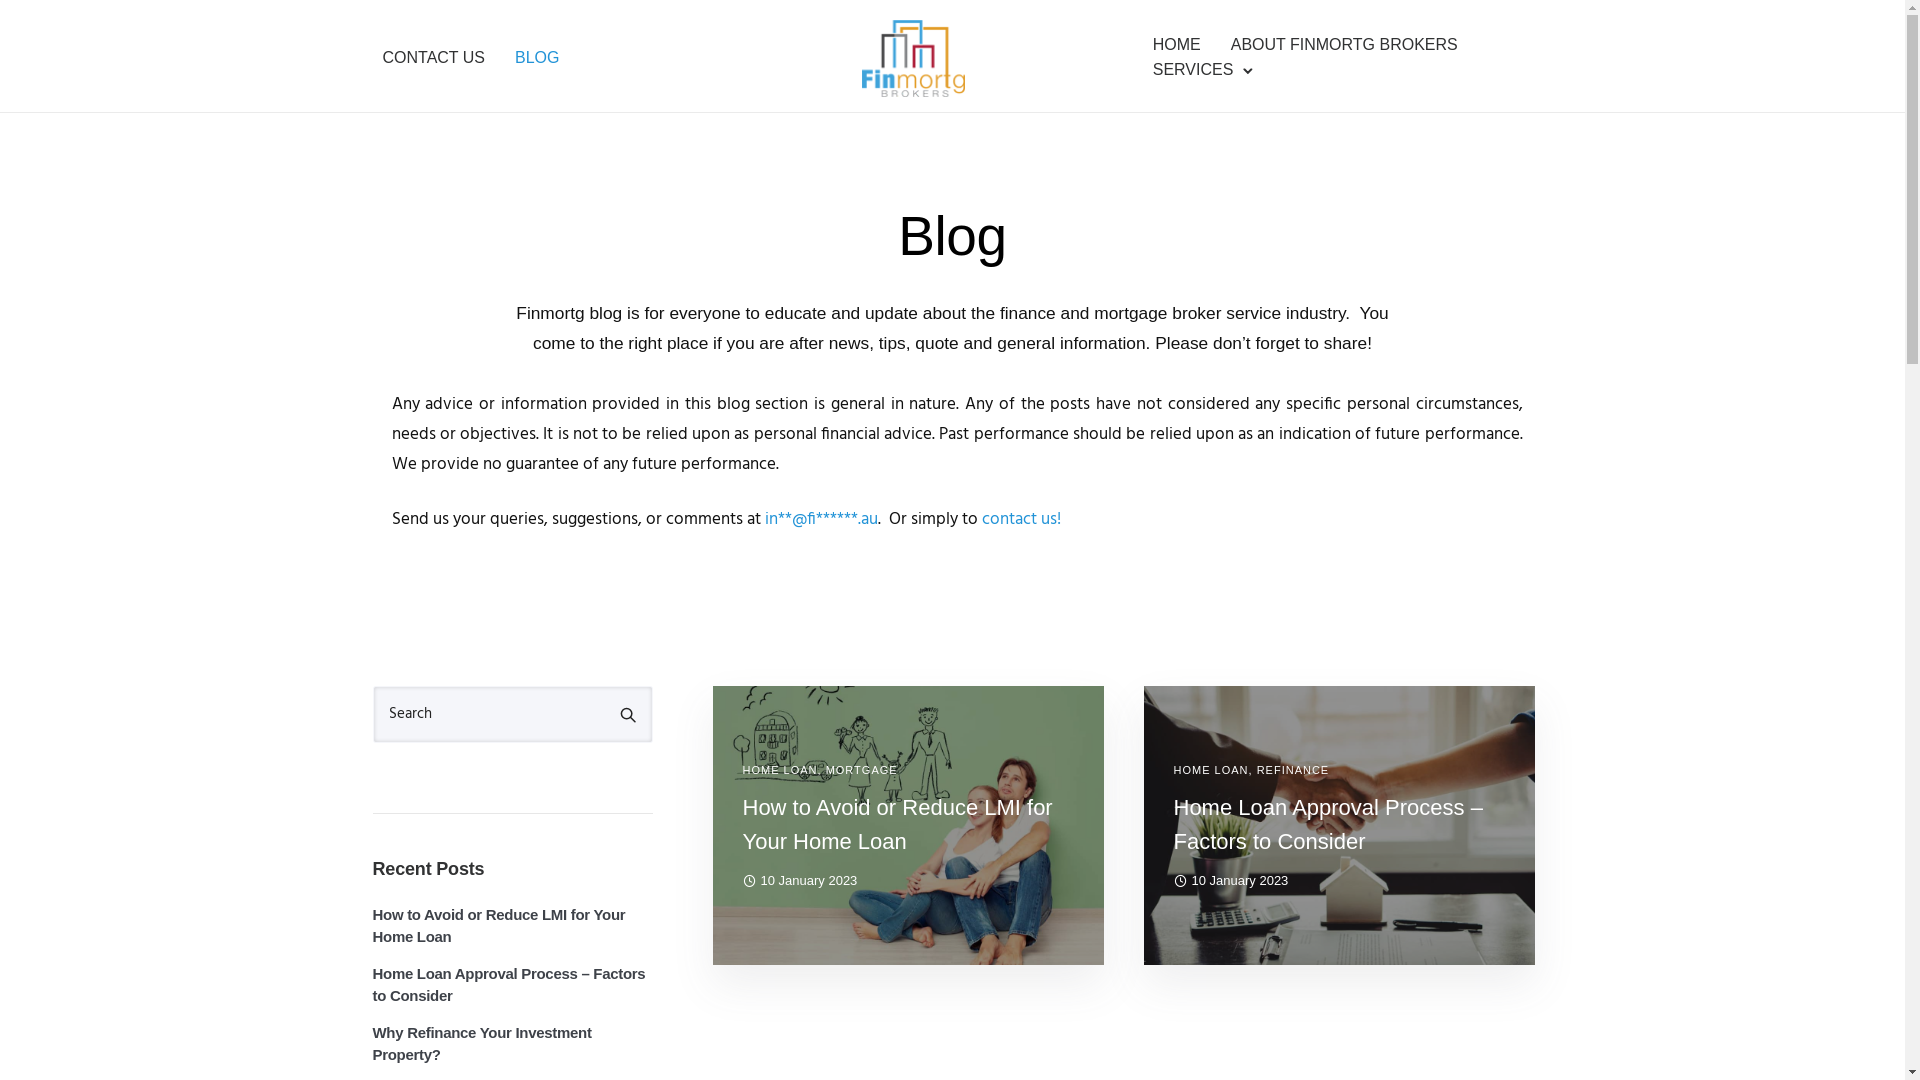 Image resolution: width=1920 pixels, height=1080 pixels. Describe the element at coordinates (906, 825) in the screenshot. I see `'How to Avoid or Reduce LMI for Your Home Loan'` at that location.